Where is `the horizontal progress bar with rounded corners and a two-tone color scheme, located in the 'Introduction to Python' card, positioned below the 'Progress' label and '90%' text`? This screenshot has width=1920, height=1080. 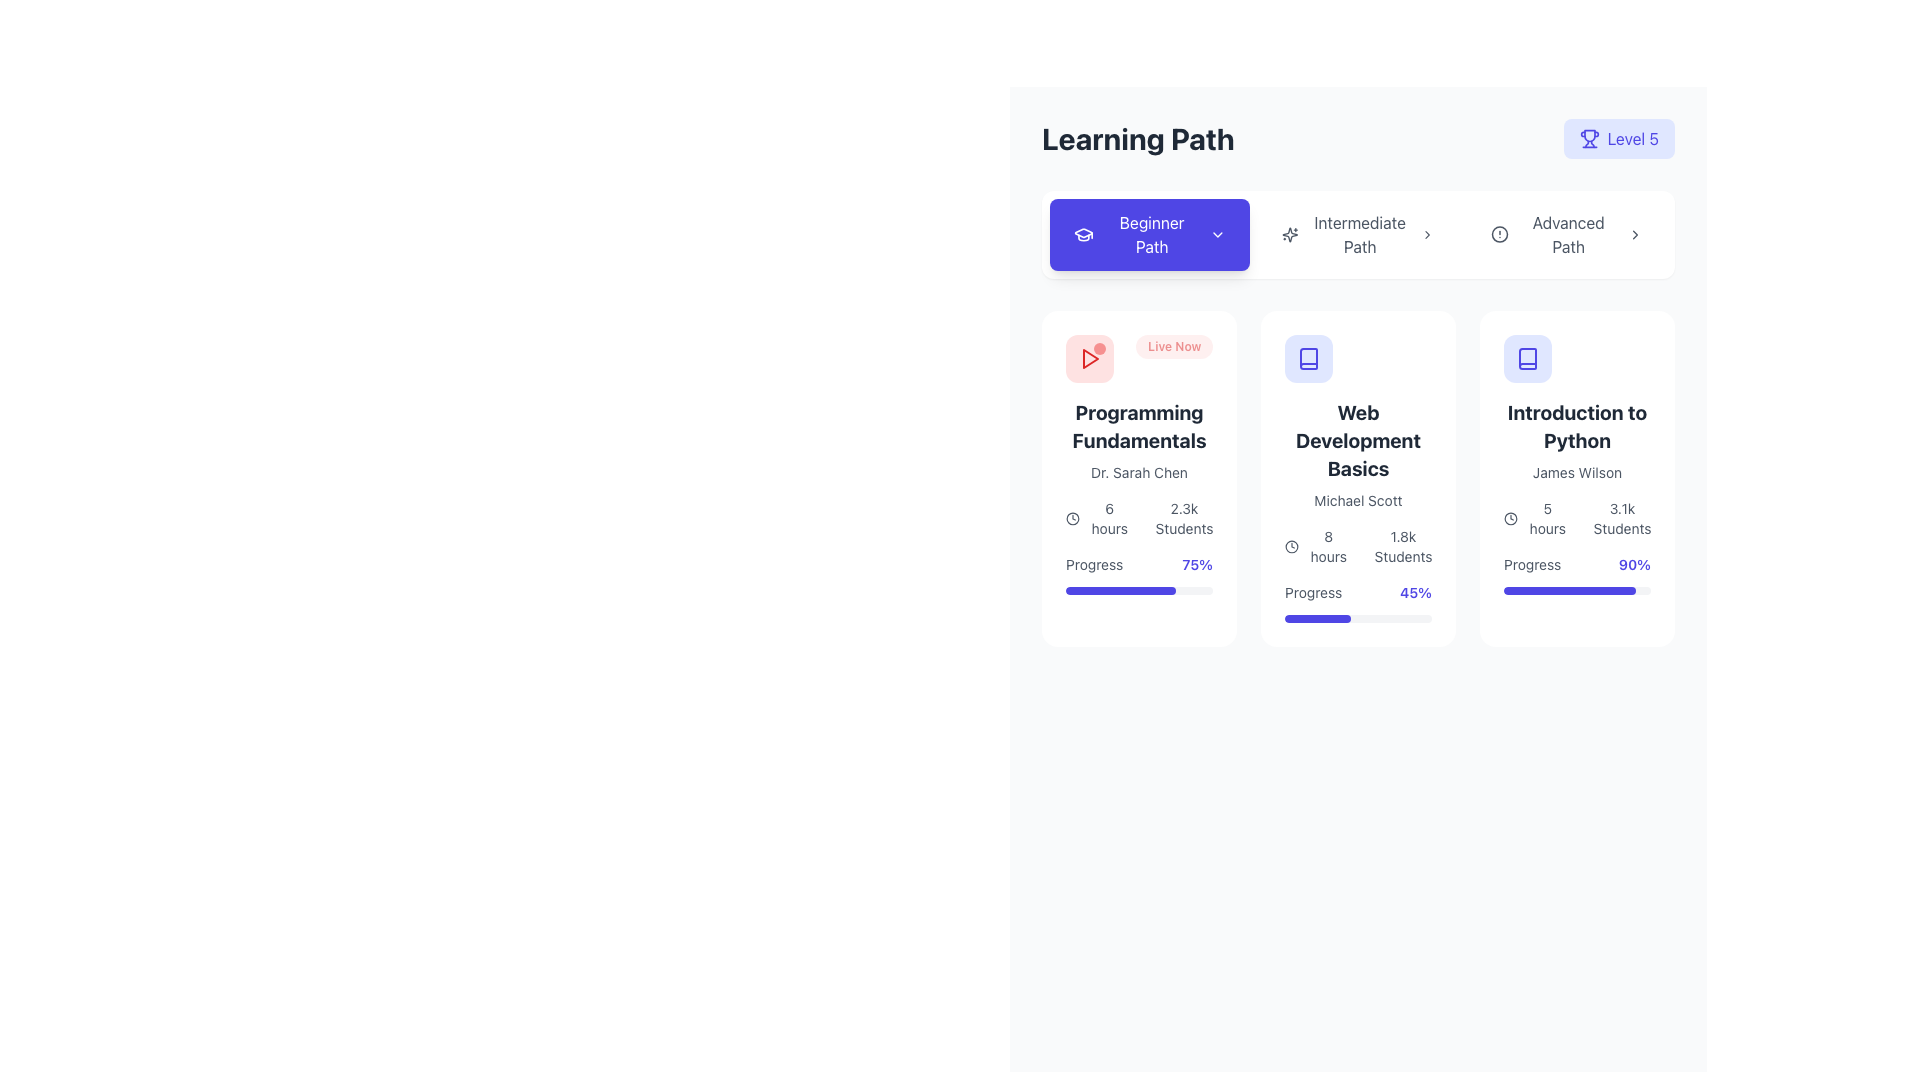
the horizontal progress bar with rounded corners and a two-tone color scheme, located in the 'Introduction to Python' card, positioned below the 'Progress' label and '90%' text is located at coordinates (1576, 589).